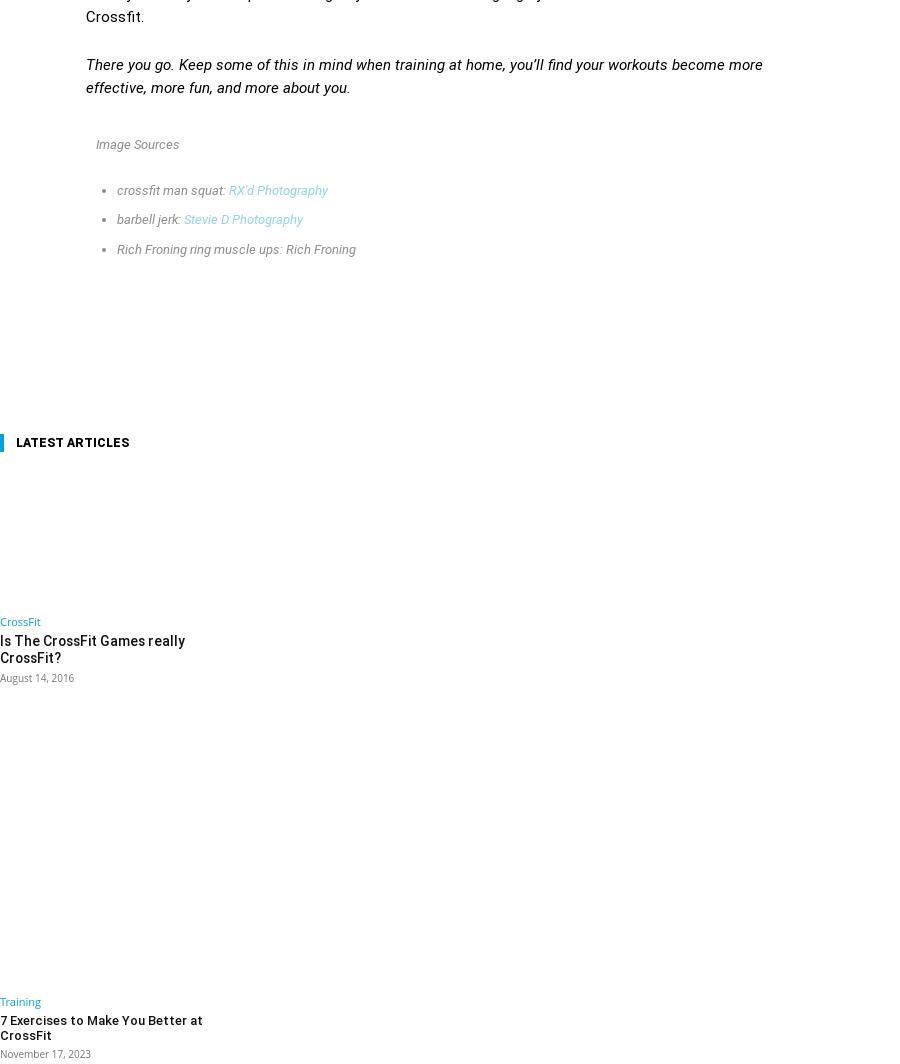 The height and width of the screenshot is (1064, 900). I want to click on 'Stevie D Photography', so click(183, 219).